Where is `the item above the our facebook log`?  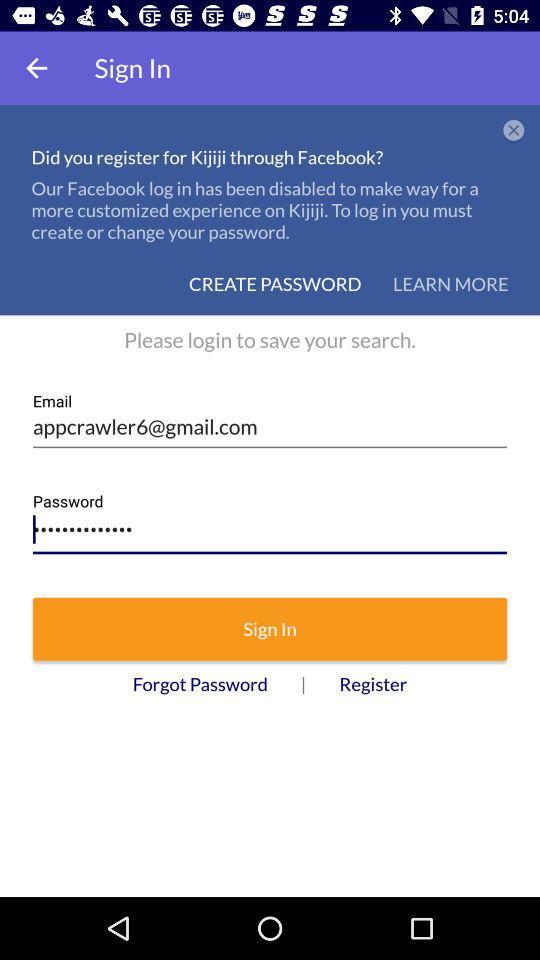 the item above the our facebook log is located at coordinates (513, 130).